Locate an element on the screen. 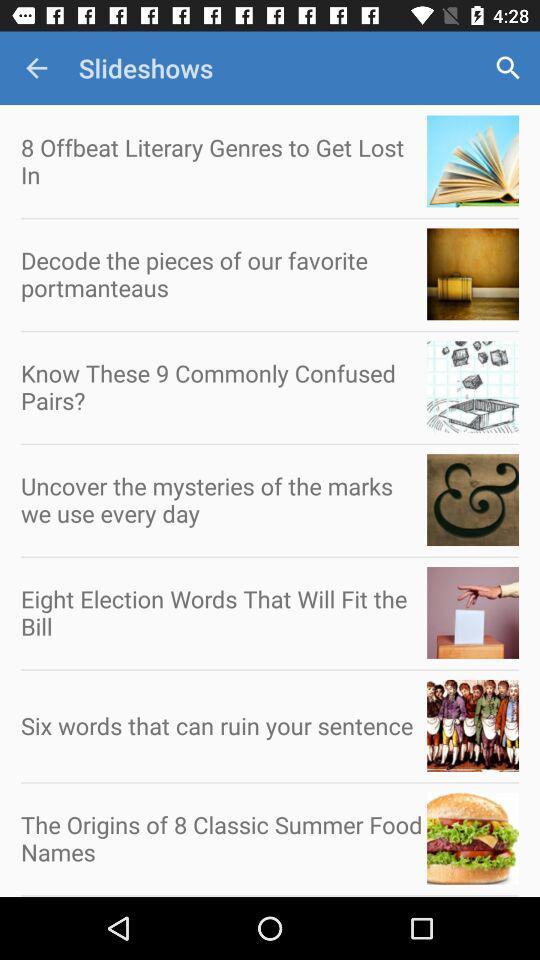 The image size is (540, 960). app to the left of the slideshows is located at coordinates (36, 68).